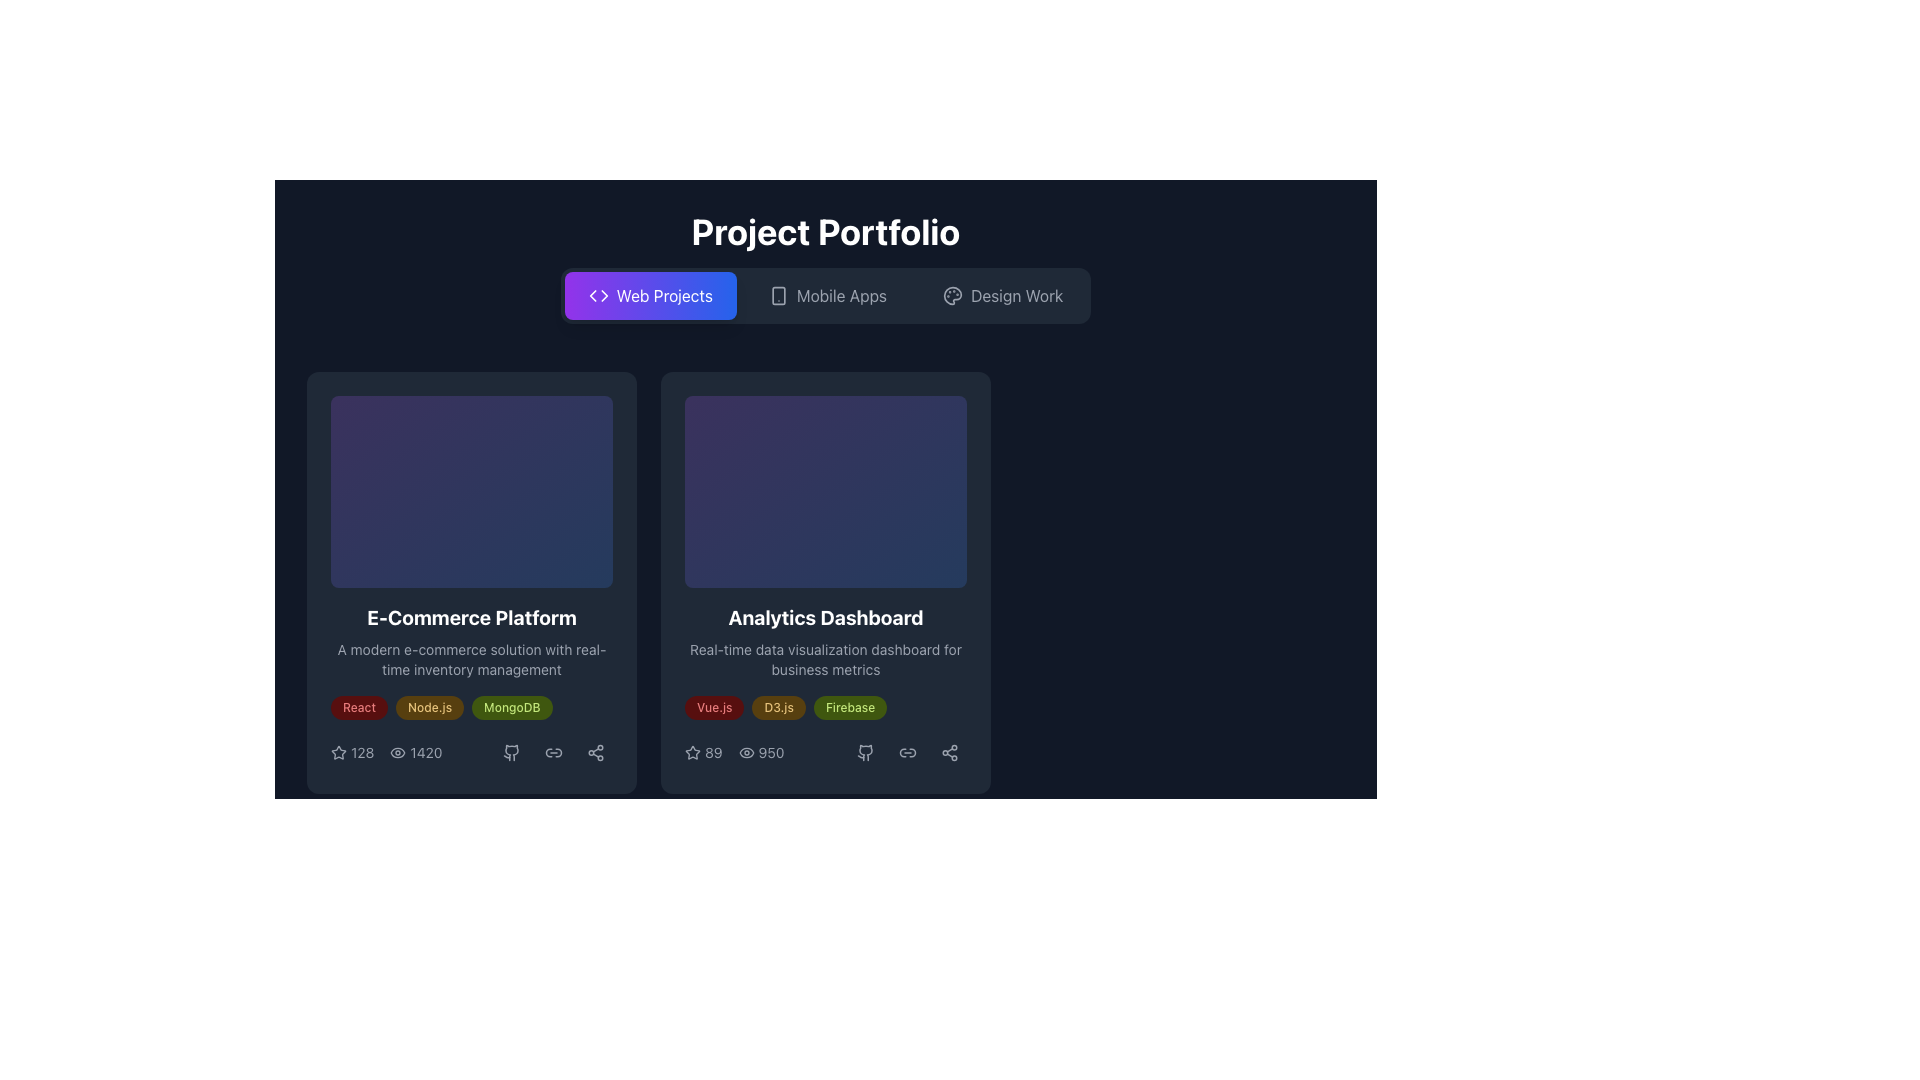 The image size is (1920, 1080). Describe the element at coordinates (825, 230) in the screenshot. I see `the static text heading 'Project Portfolio', which is bold, large-sized, and displayed in white color above the navigation menu bar` at that location.